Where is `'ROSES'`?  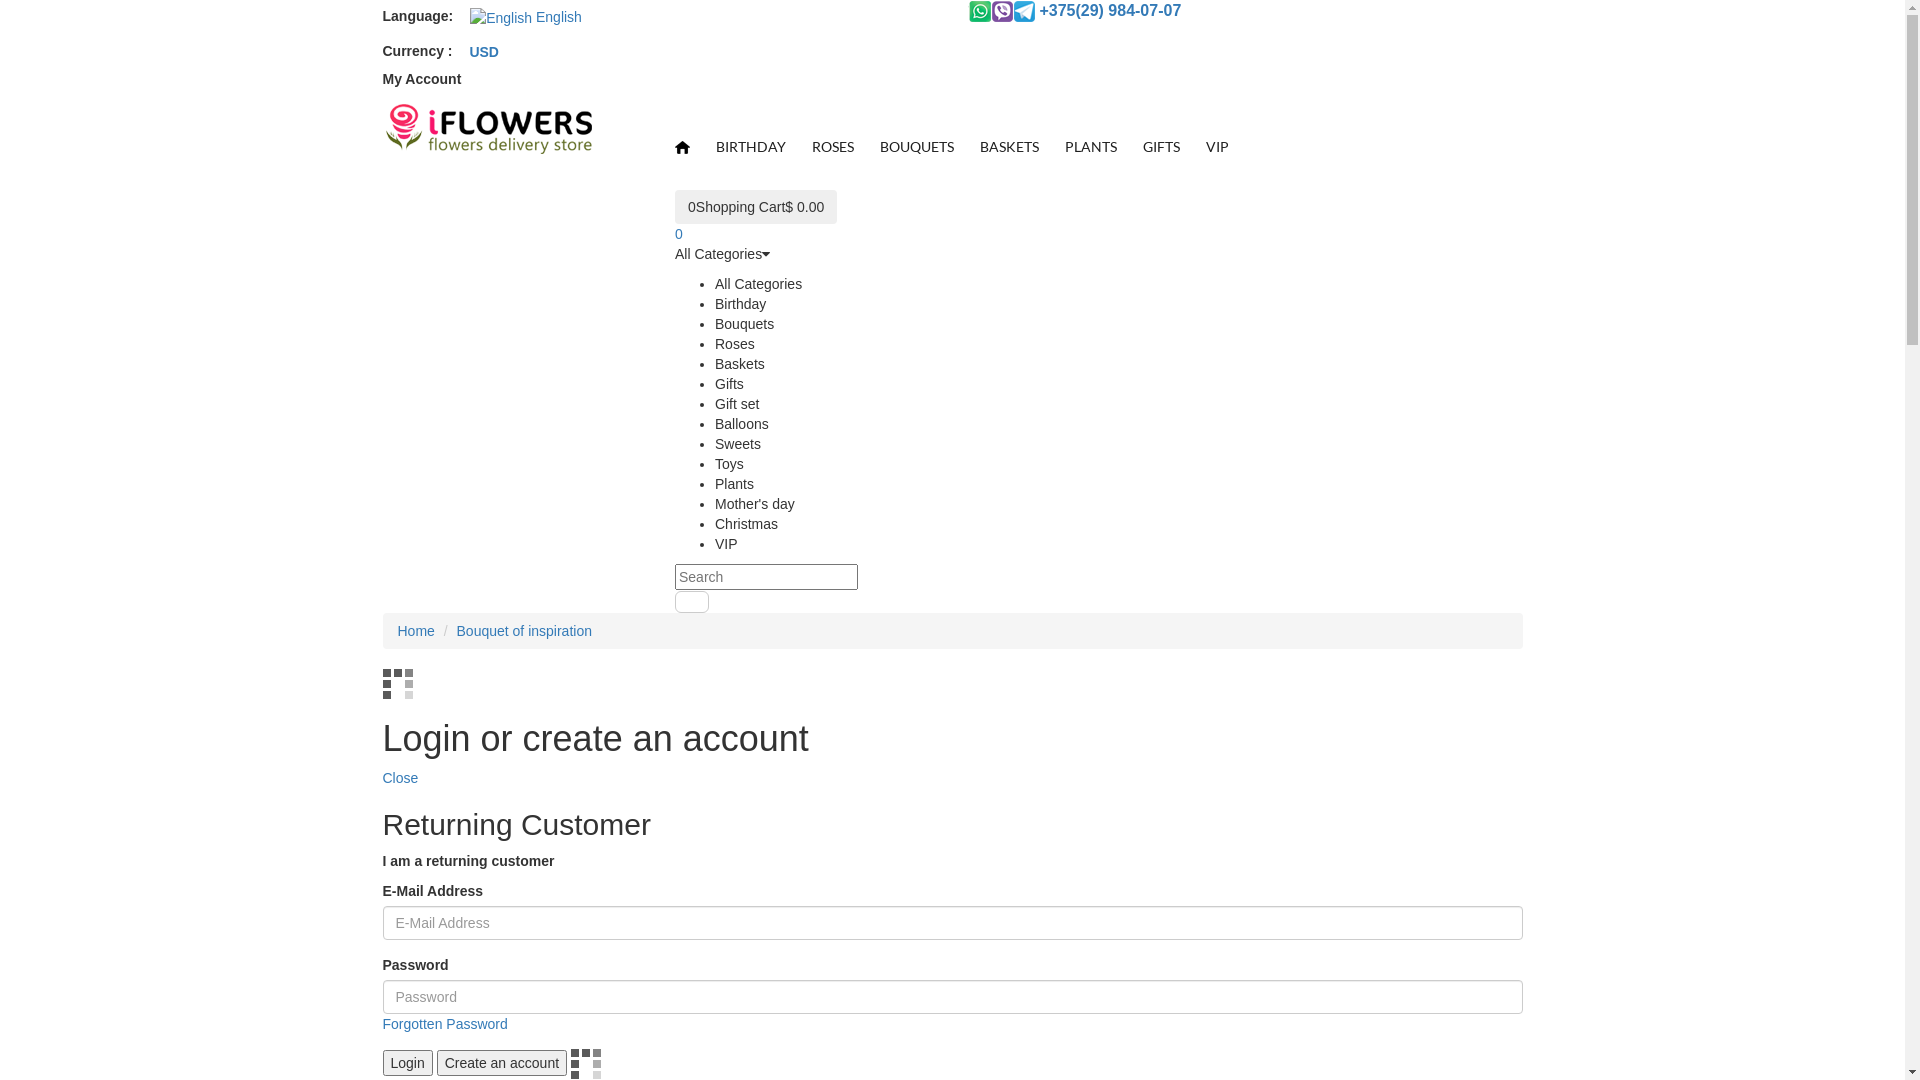
'ROSES' is located at coordinates (833, 145).